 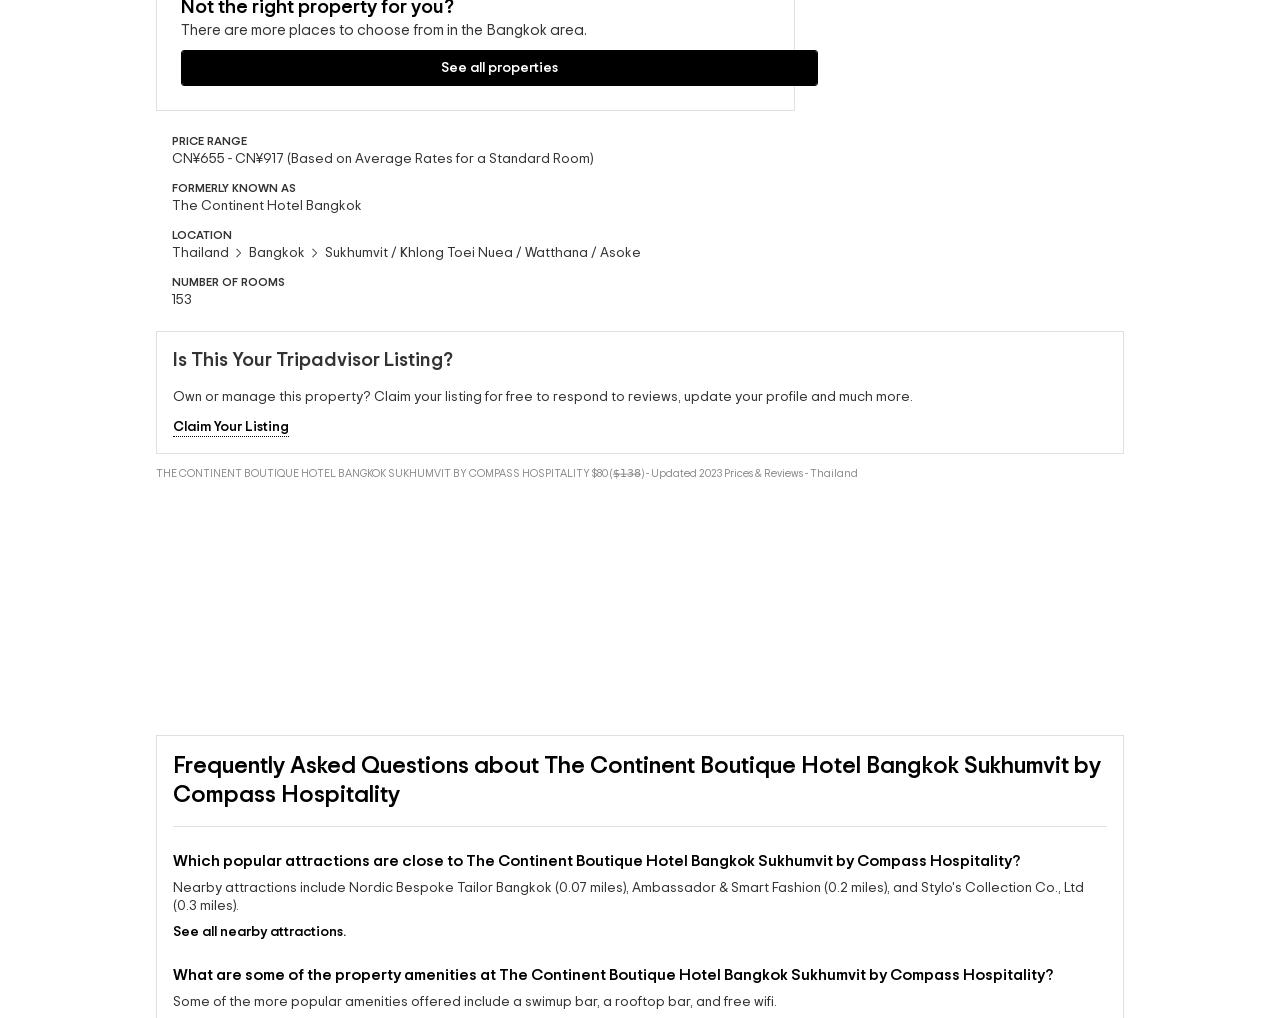 I want to click on 'See all nearby attractions.', so click(x=173, y=1000).